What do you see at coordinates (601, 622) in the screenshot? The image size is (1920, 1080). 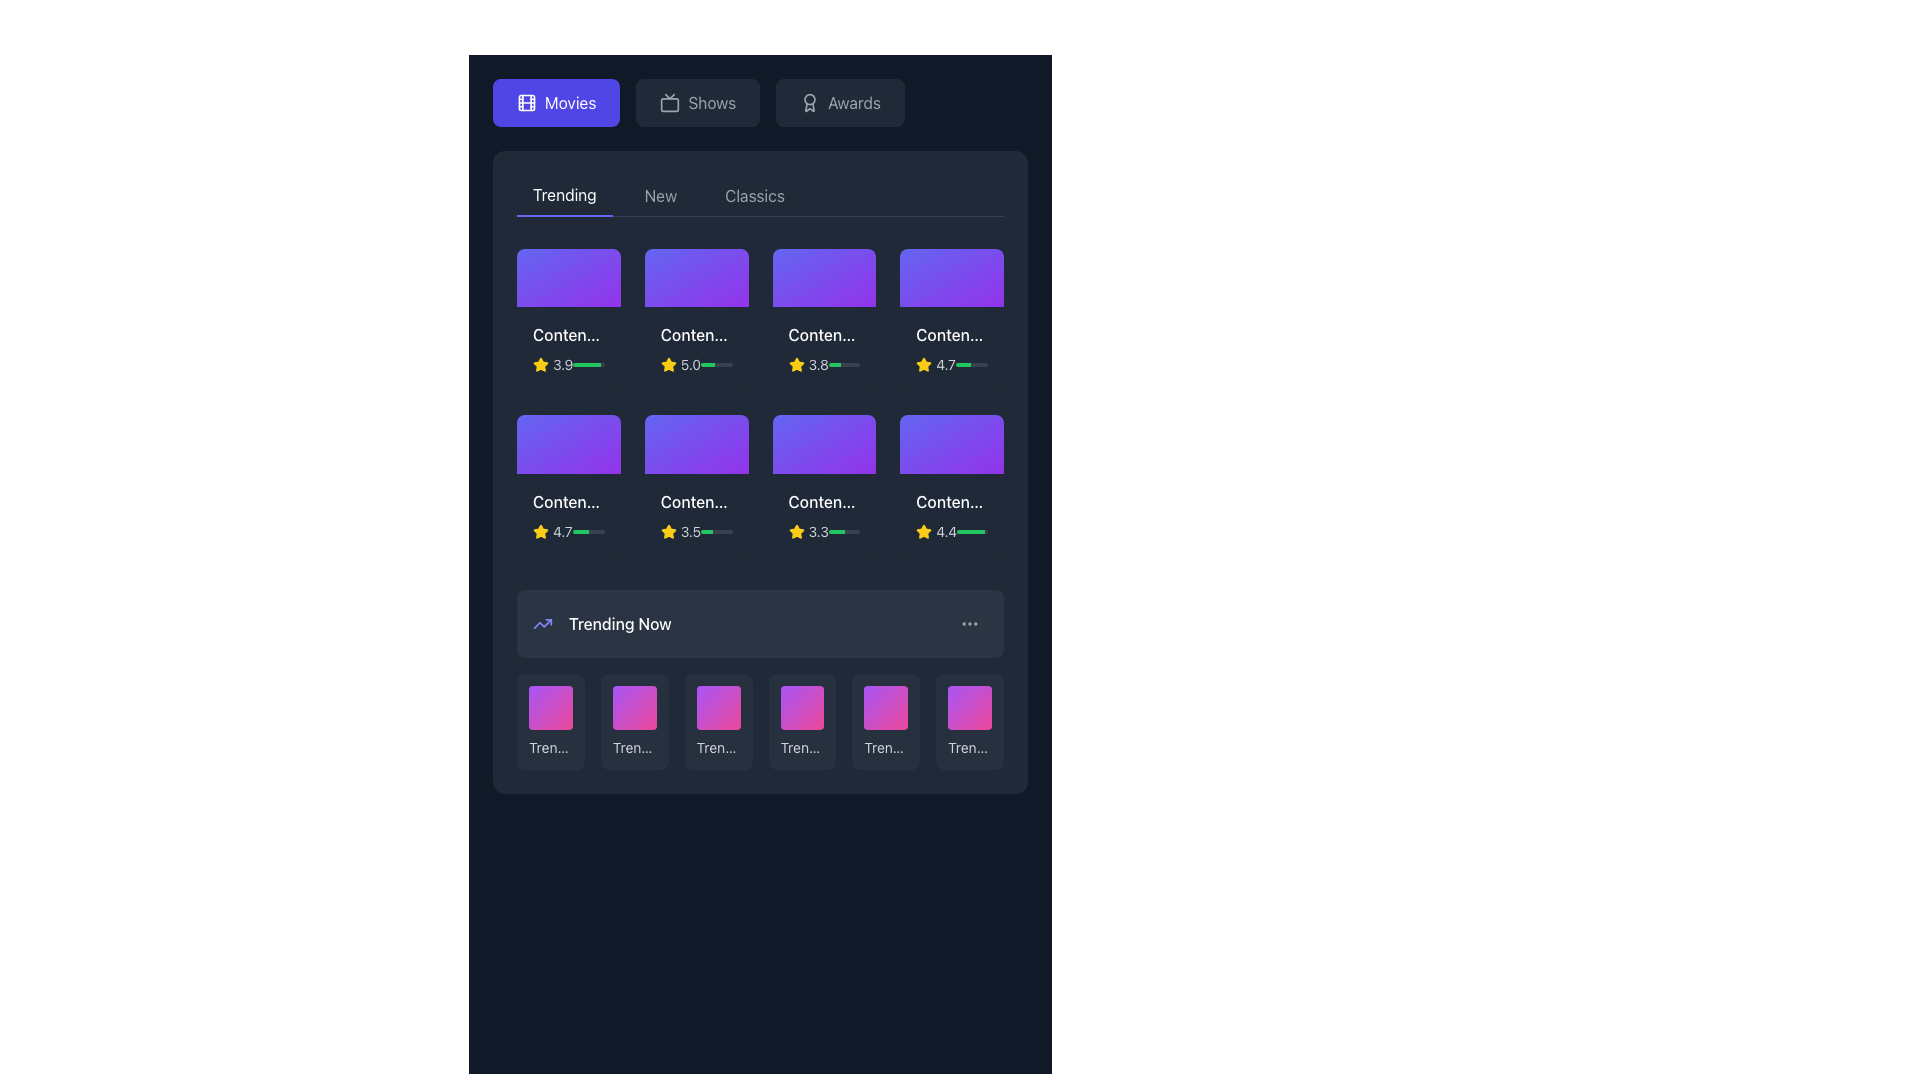 I see `the heading or label with an icon representing a rising trend, which includes the text 'Trending Now' styled in white font against a dark background` at bounding box center [601, 622].